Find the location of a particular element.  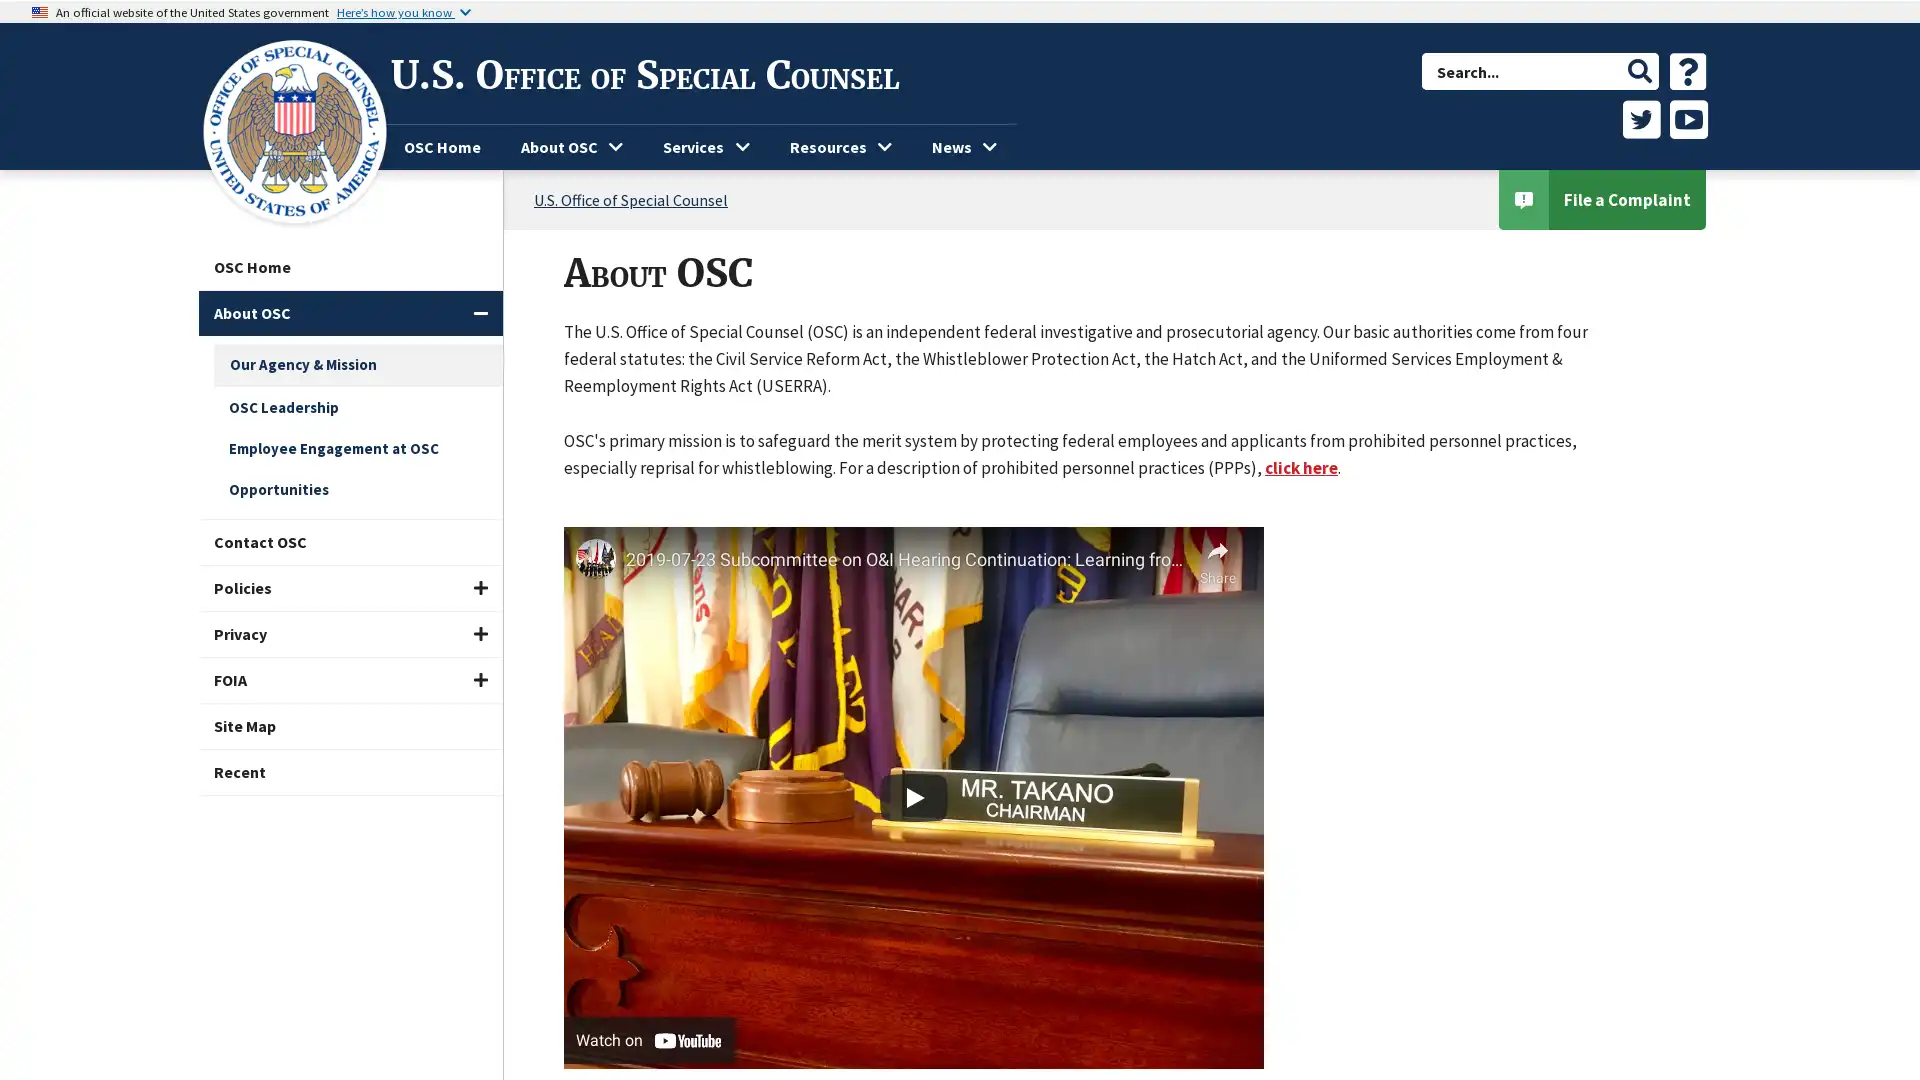

Resources is located at coordinates (840, 146).